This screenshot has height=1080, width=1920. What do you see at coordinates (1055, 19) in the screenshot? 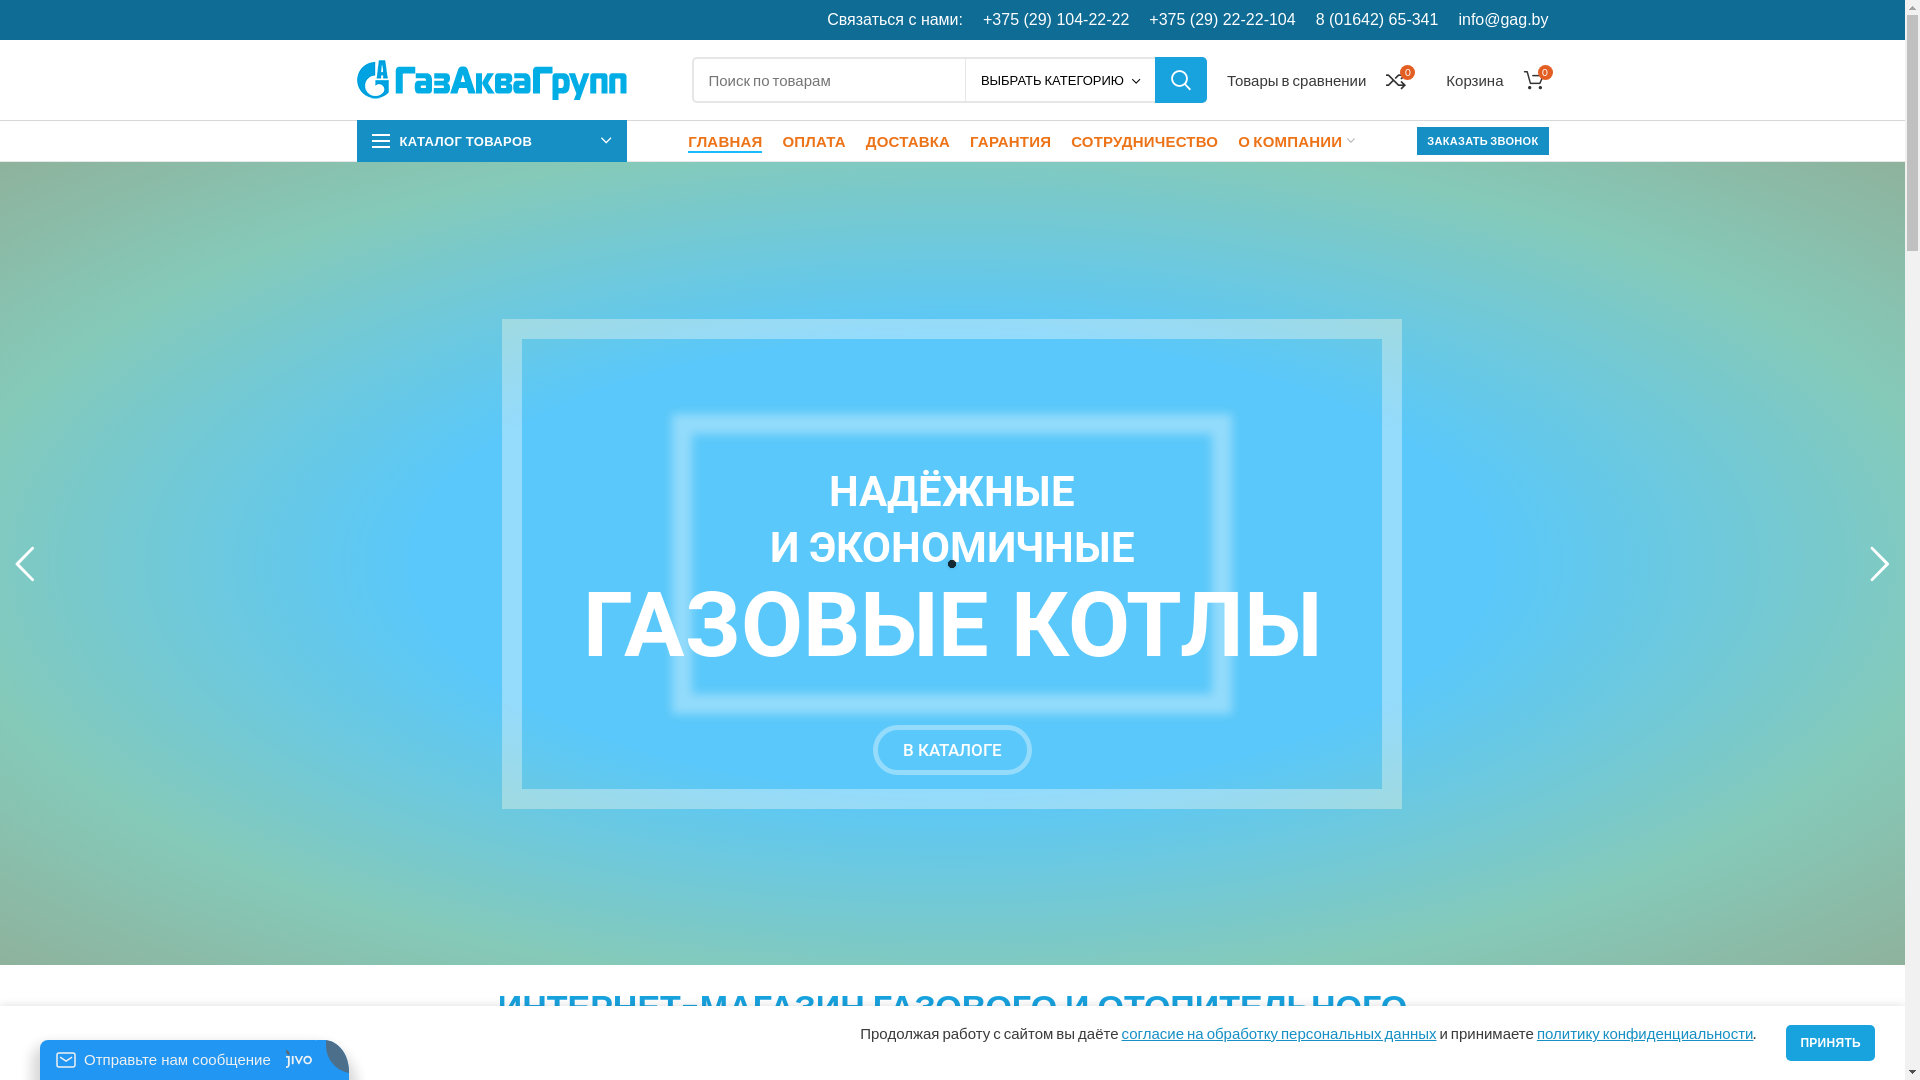
I see `'+375 (29) 104-22-22'` at bounding box center [1055, 19].